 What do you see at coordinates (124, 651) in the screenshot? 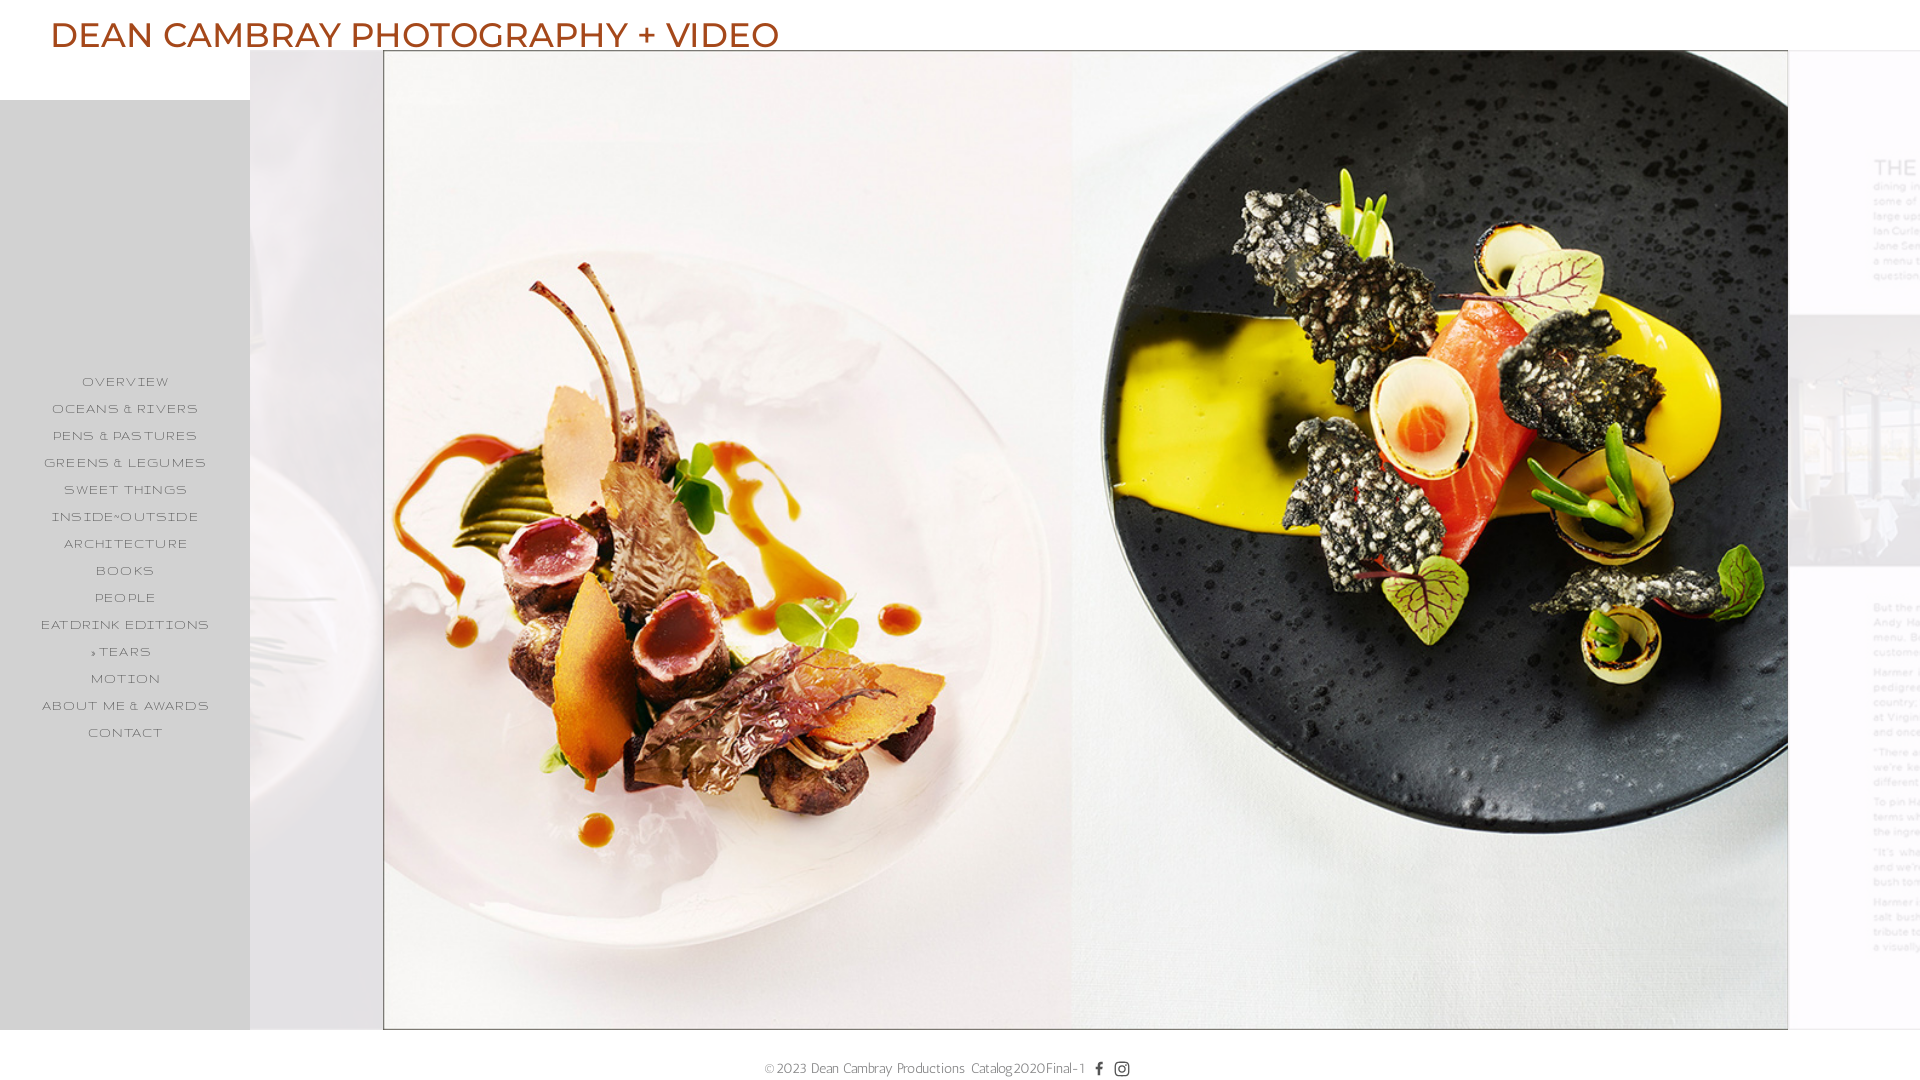
I see `'TEARS'` at bounding box center [124, 651].